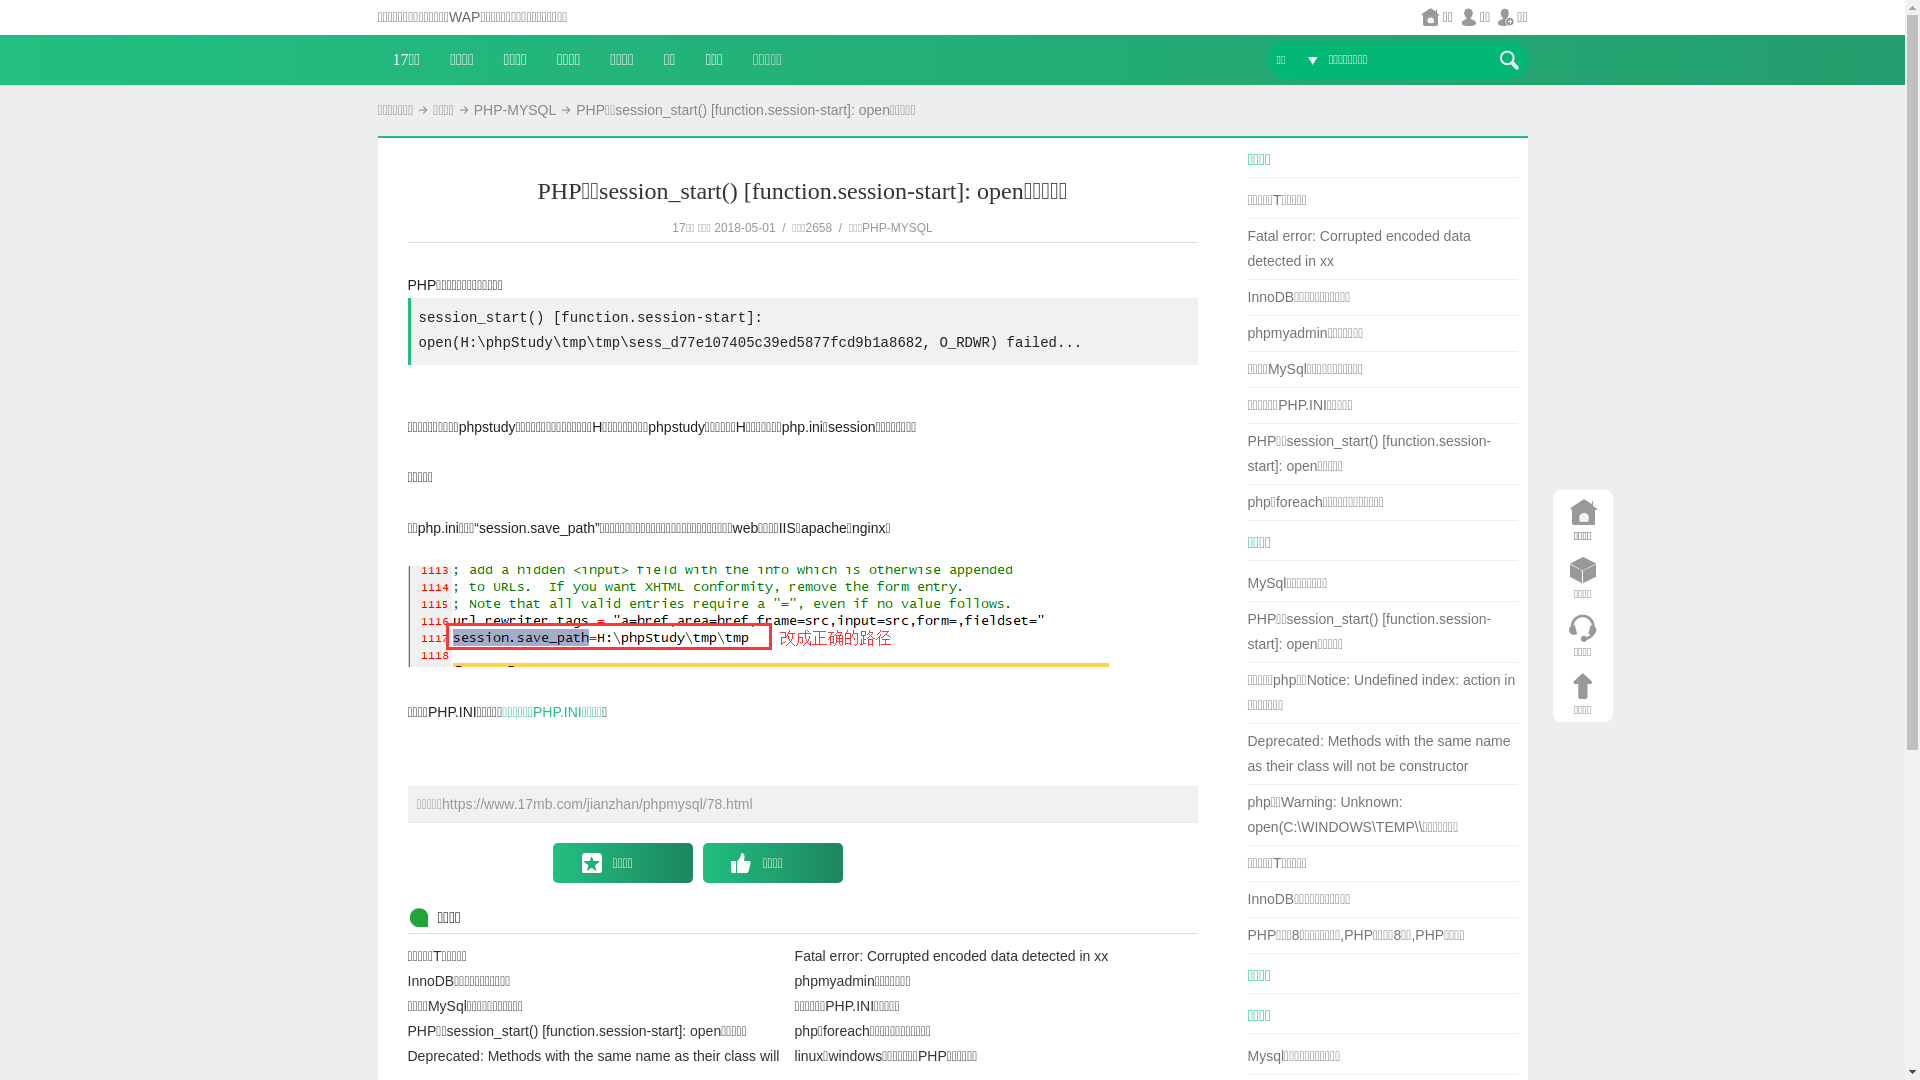 The height and width of the screenshot is (1080, 1920). Describe the element at coordinates (1359, 247) in the screenshot. I see `'Fatal error: Corrupted encoded data detected in xx'` at that location.